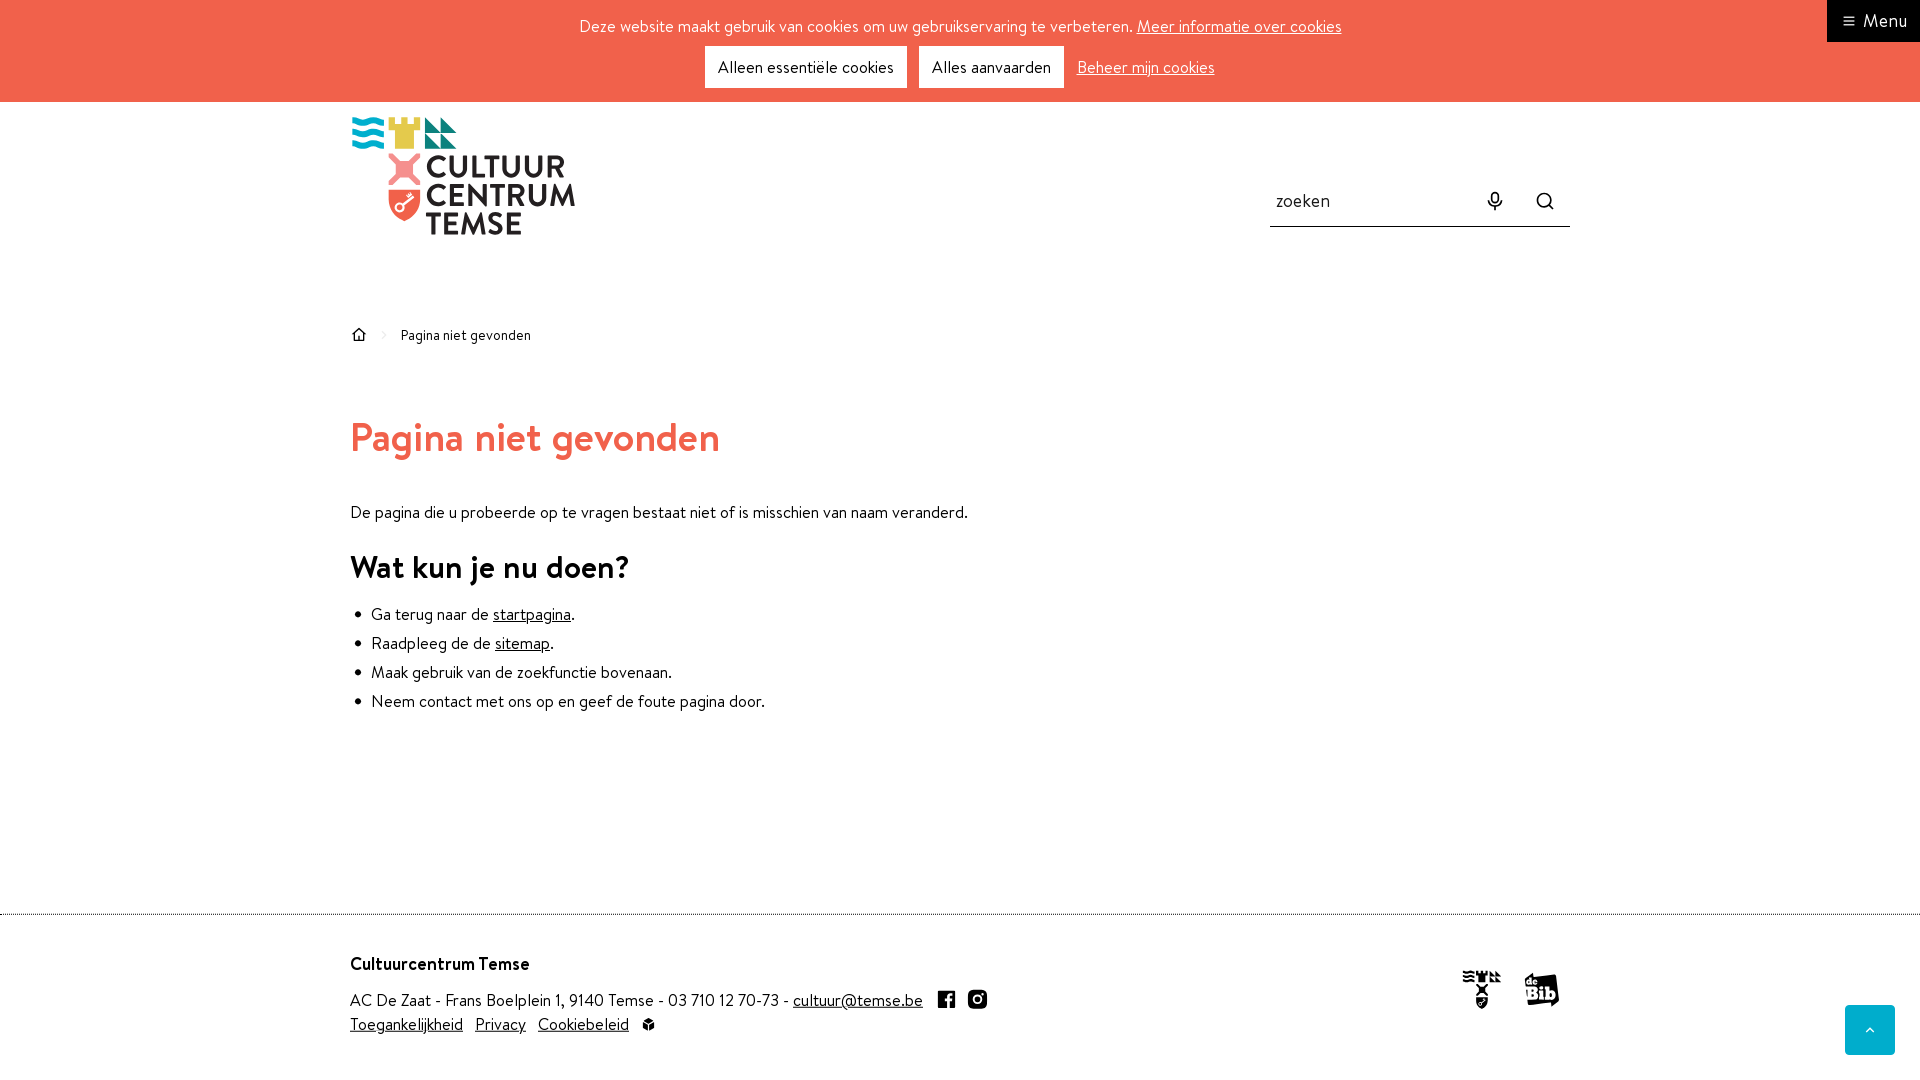 The image size is (1920, 1080). I want to click on 'Meer informatie over cookies', so click(1237, 26).